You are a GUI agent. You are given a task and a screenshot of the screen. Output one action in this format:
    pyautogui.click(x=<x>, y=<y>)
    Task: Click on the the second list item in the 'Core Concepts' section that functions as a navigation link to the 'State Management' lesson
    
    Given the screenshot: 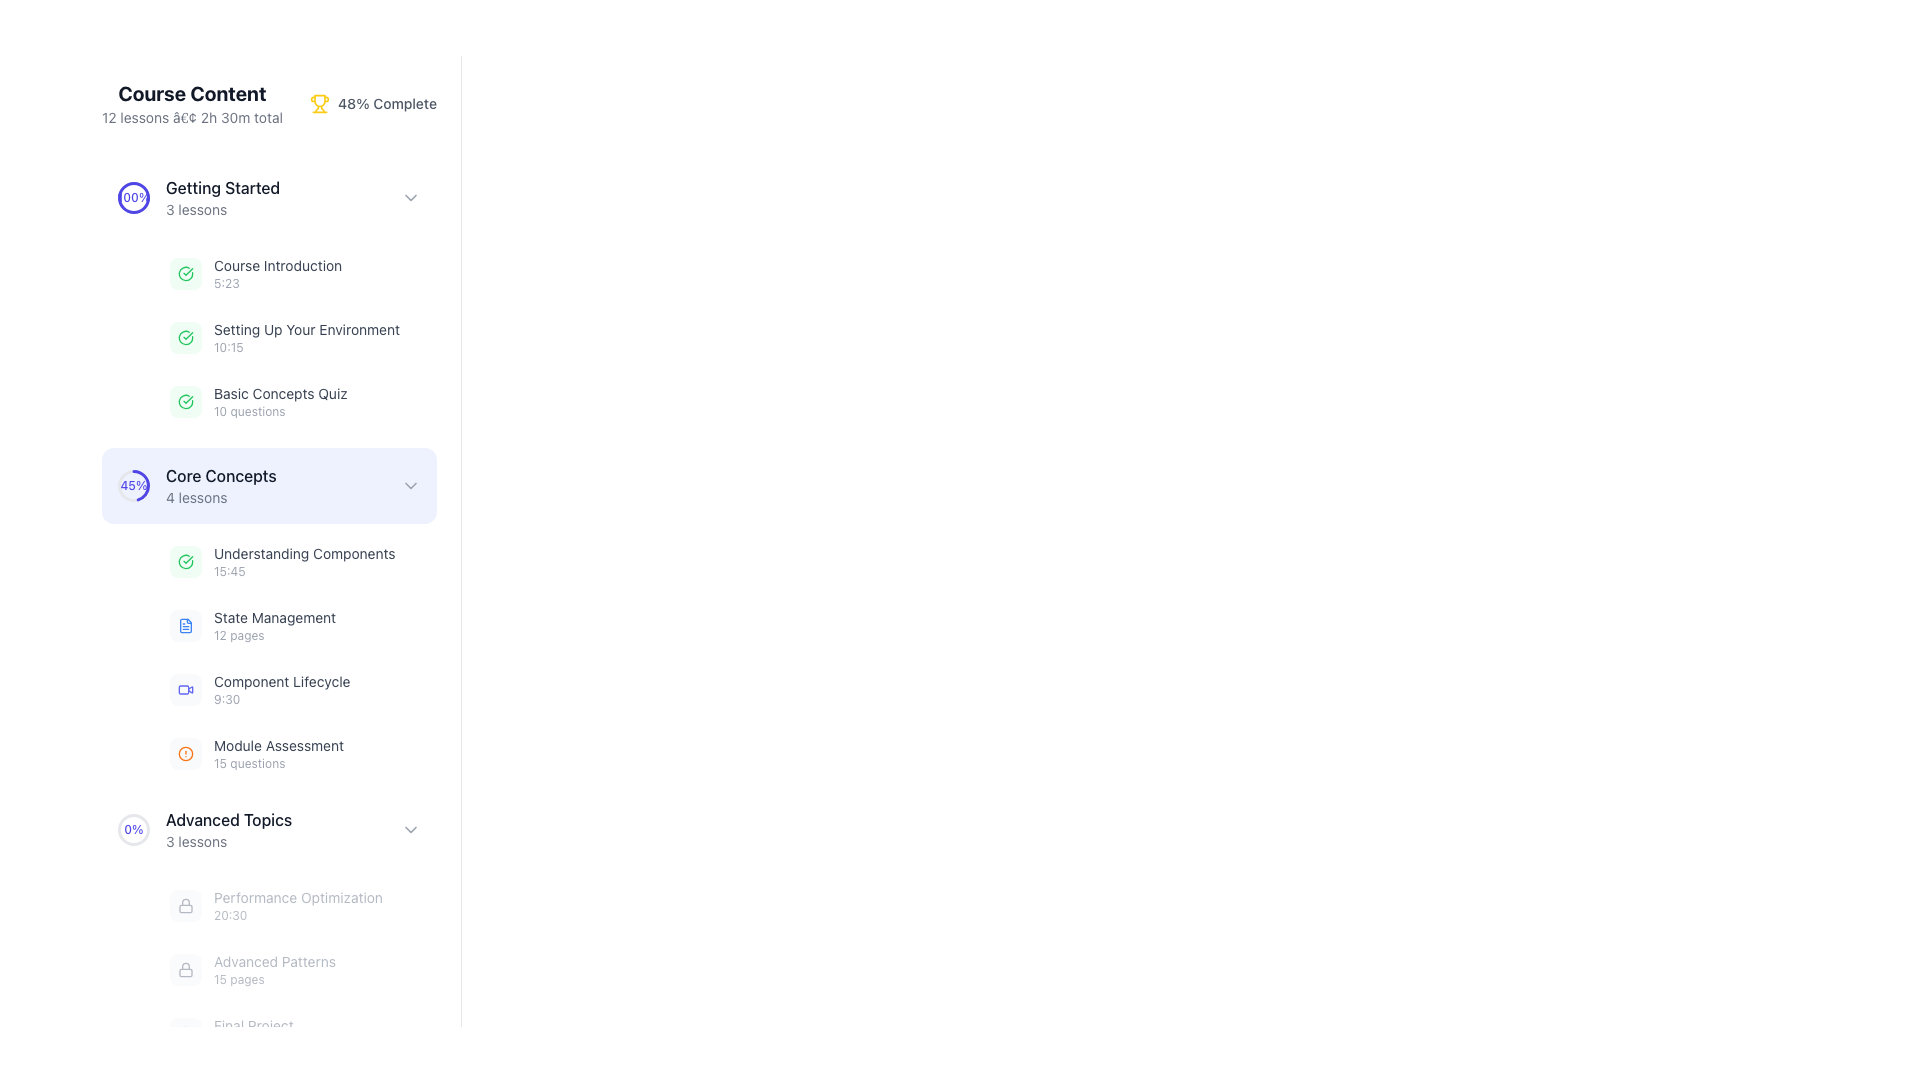 What is the action you would take?
    pyautogui.click(x=252, y=624)
    